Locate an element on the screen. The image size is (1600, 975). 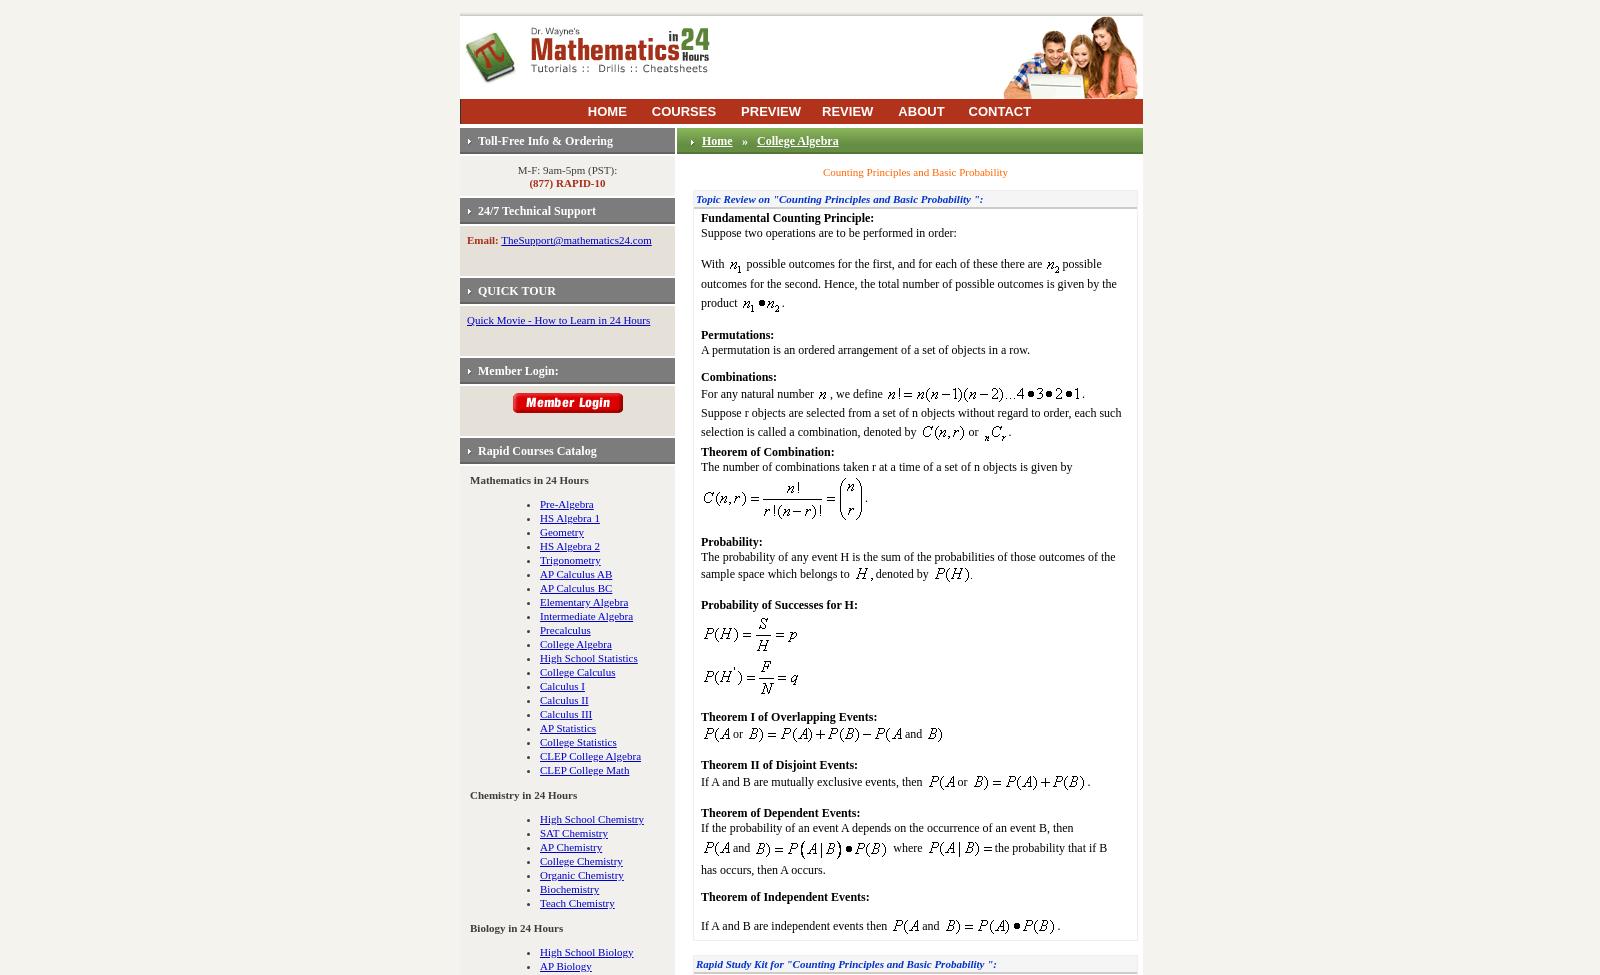
'Theorem of Dependent Events:' is located at coordinates (780, 812).